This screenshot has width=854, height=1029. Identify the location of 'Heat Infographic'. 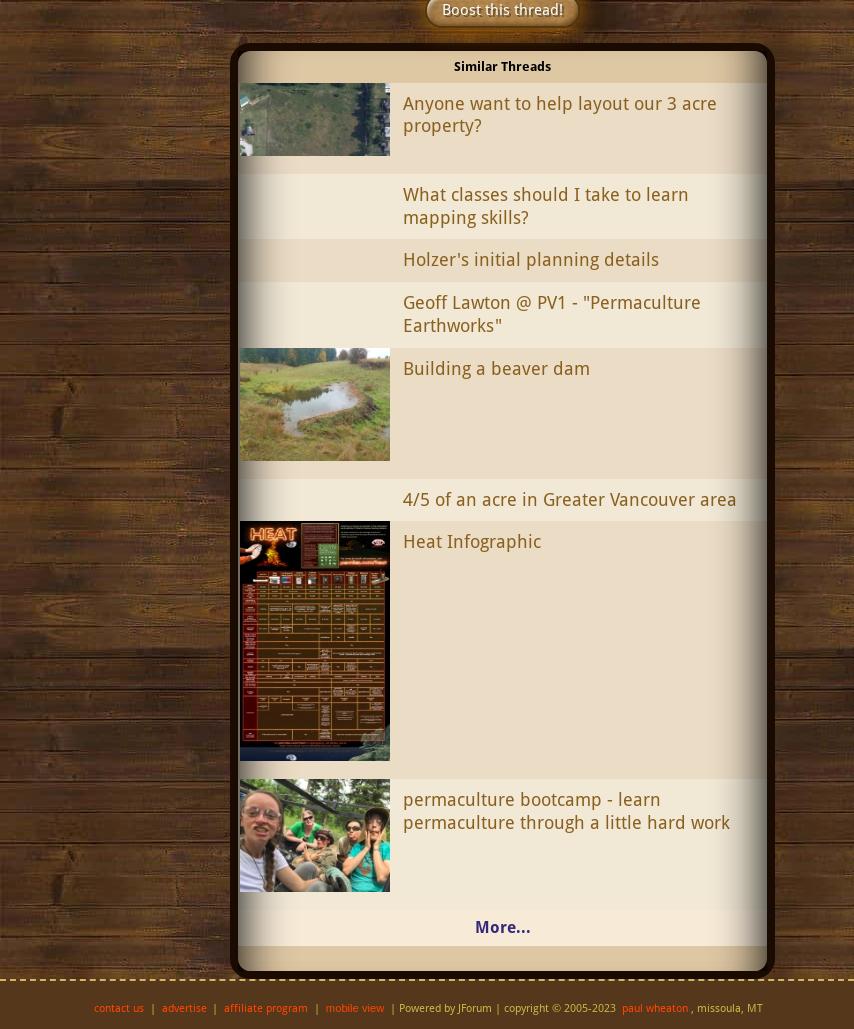
(401, 540).